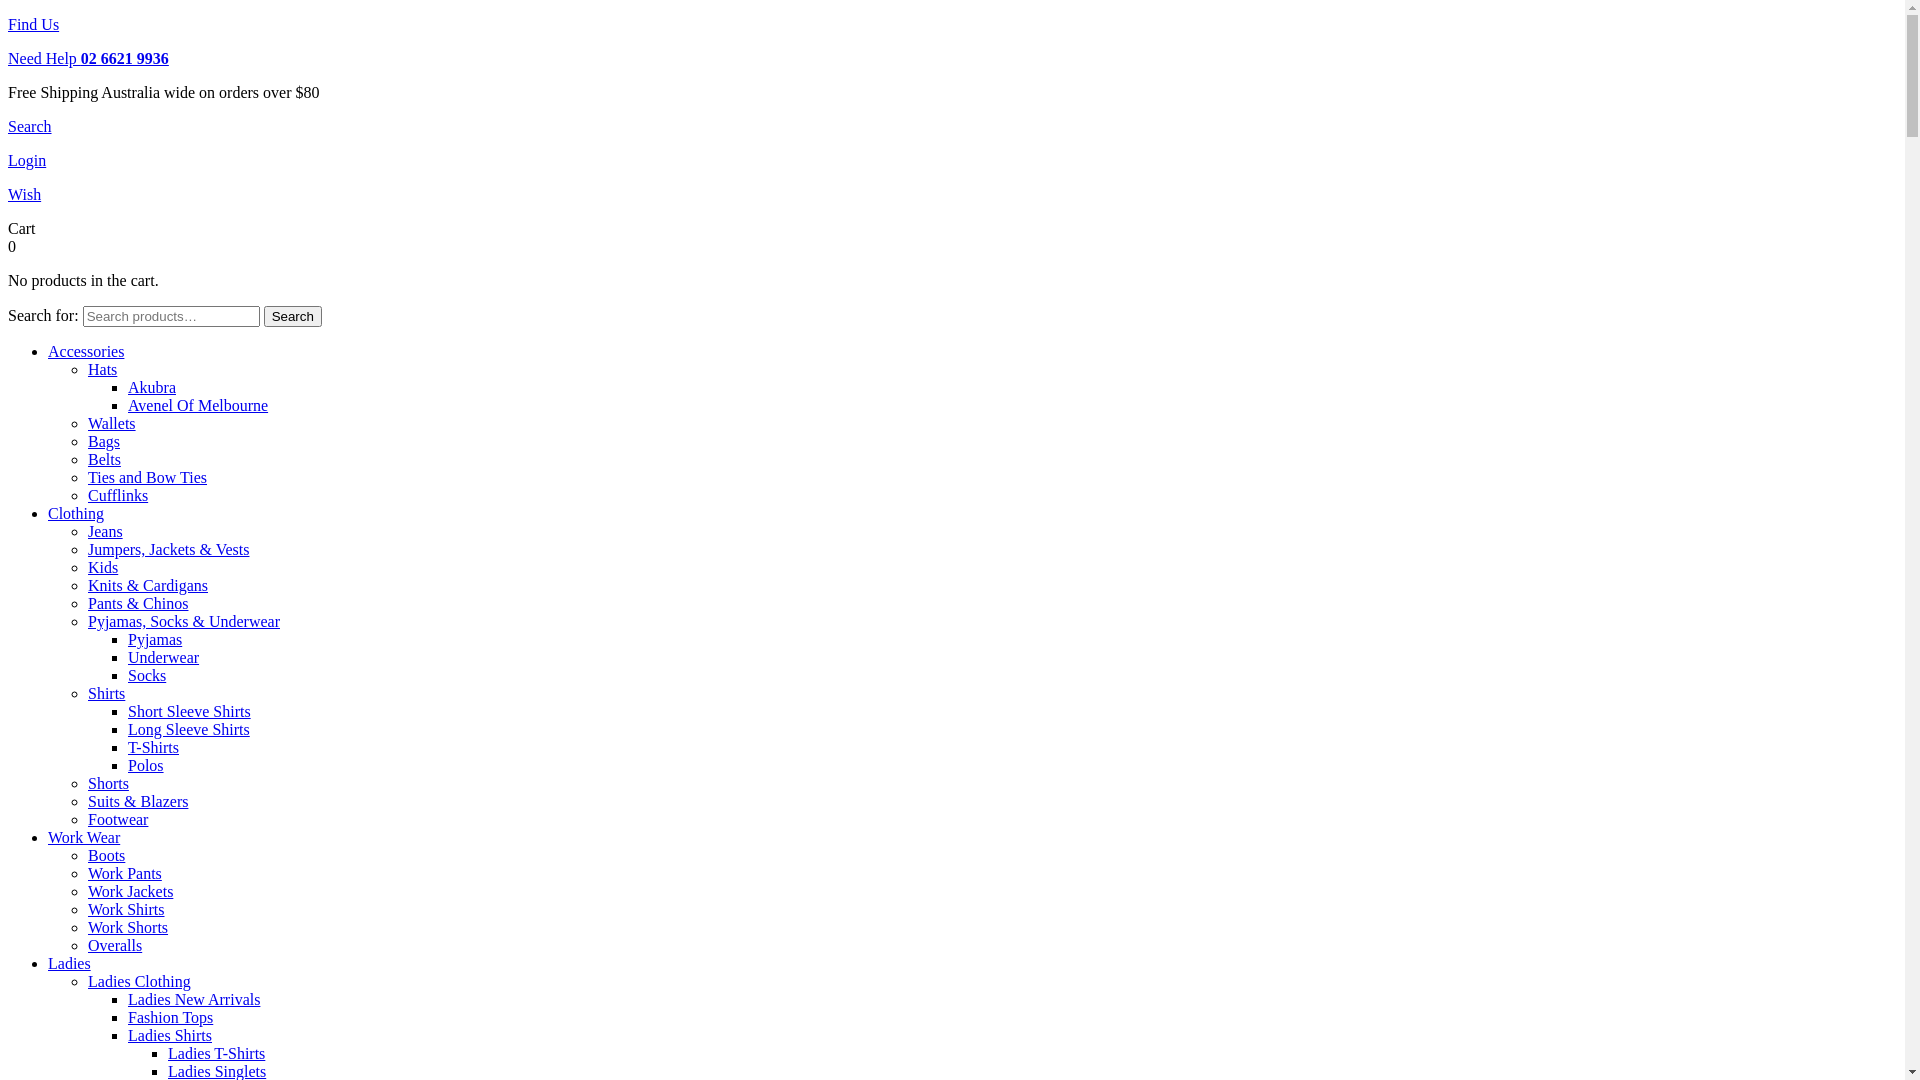 Image resolution: width=1920 pixels, height=1080 pixels. I want to click on 'Jumpers, Jackets & Vests', so click(168, 549).